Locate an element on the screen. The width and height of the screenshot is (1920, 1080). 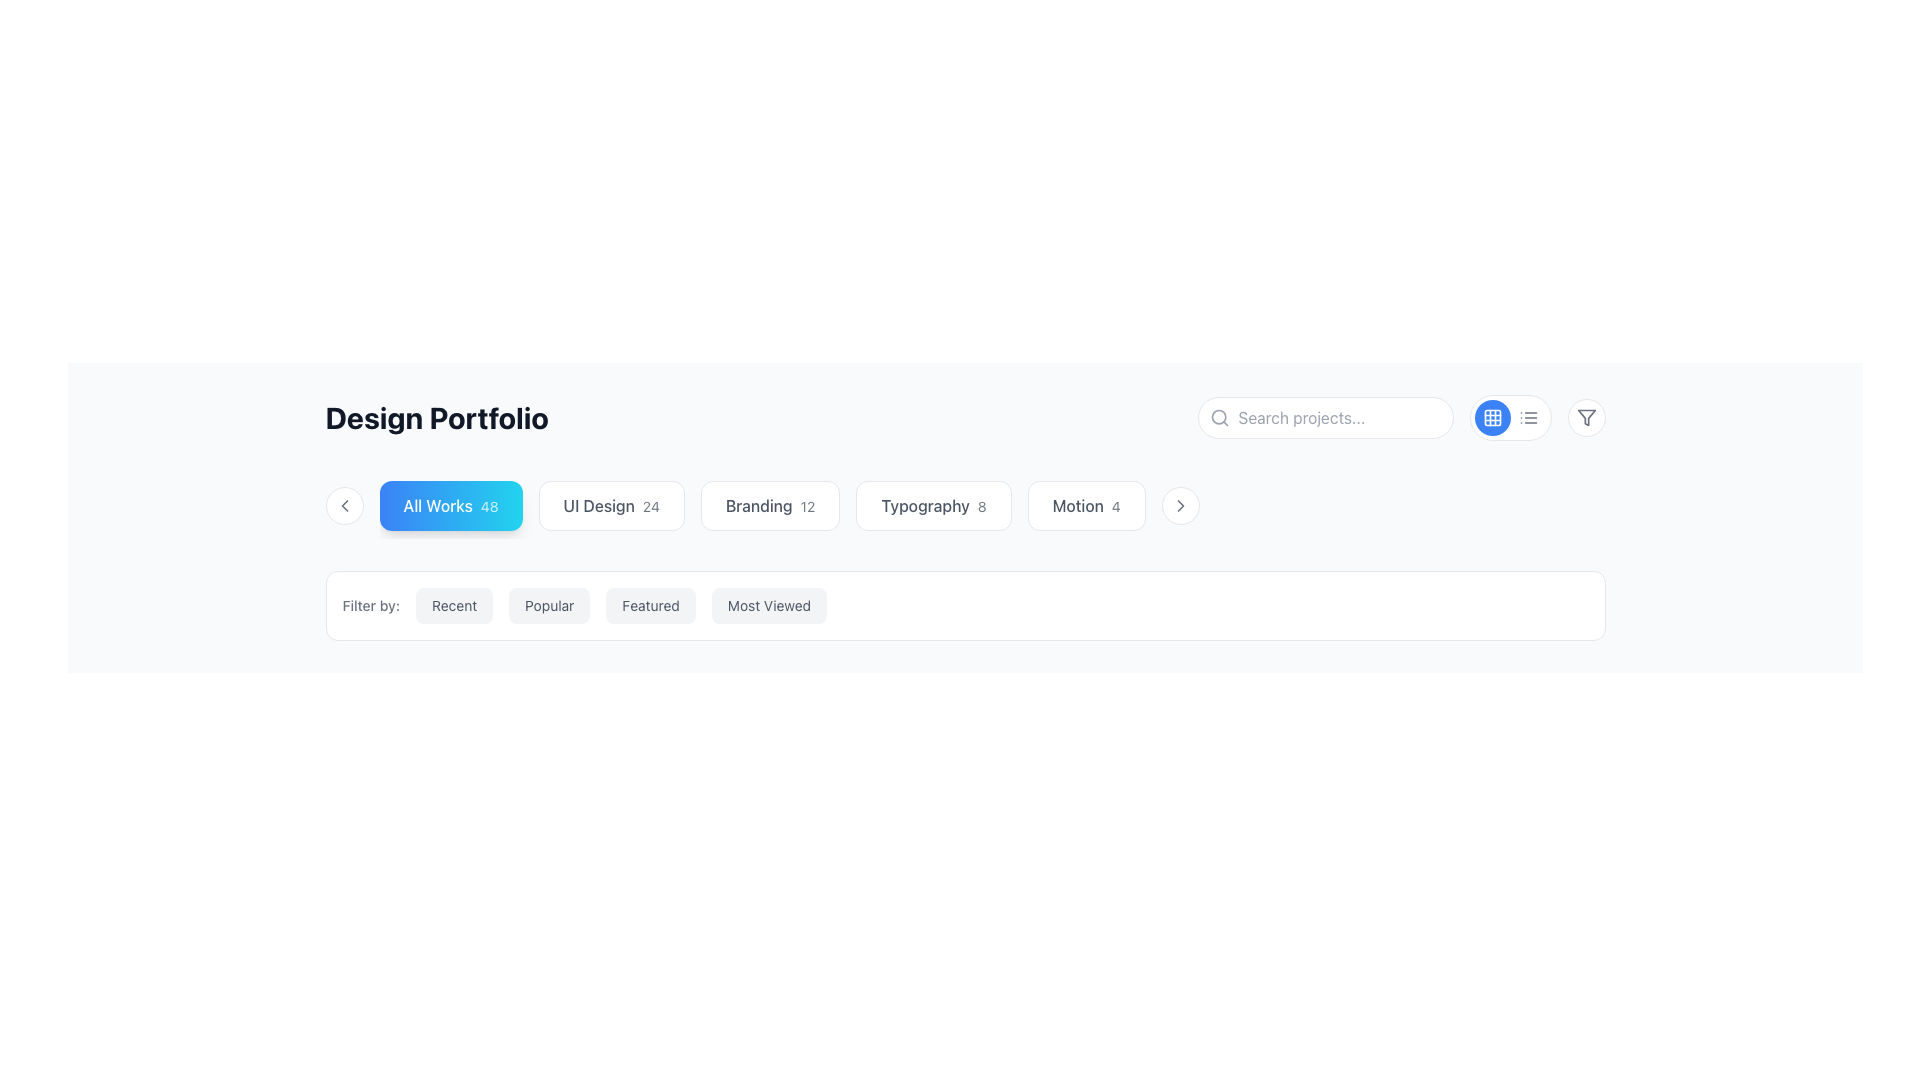
the 'UI Design' button, which is the second button in a row of navigation buttons is located at coordinates (610, 504).